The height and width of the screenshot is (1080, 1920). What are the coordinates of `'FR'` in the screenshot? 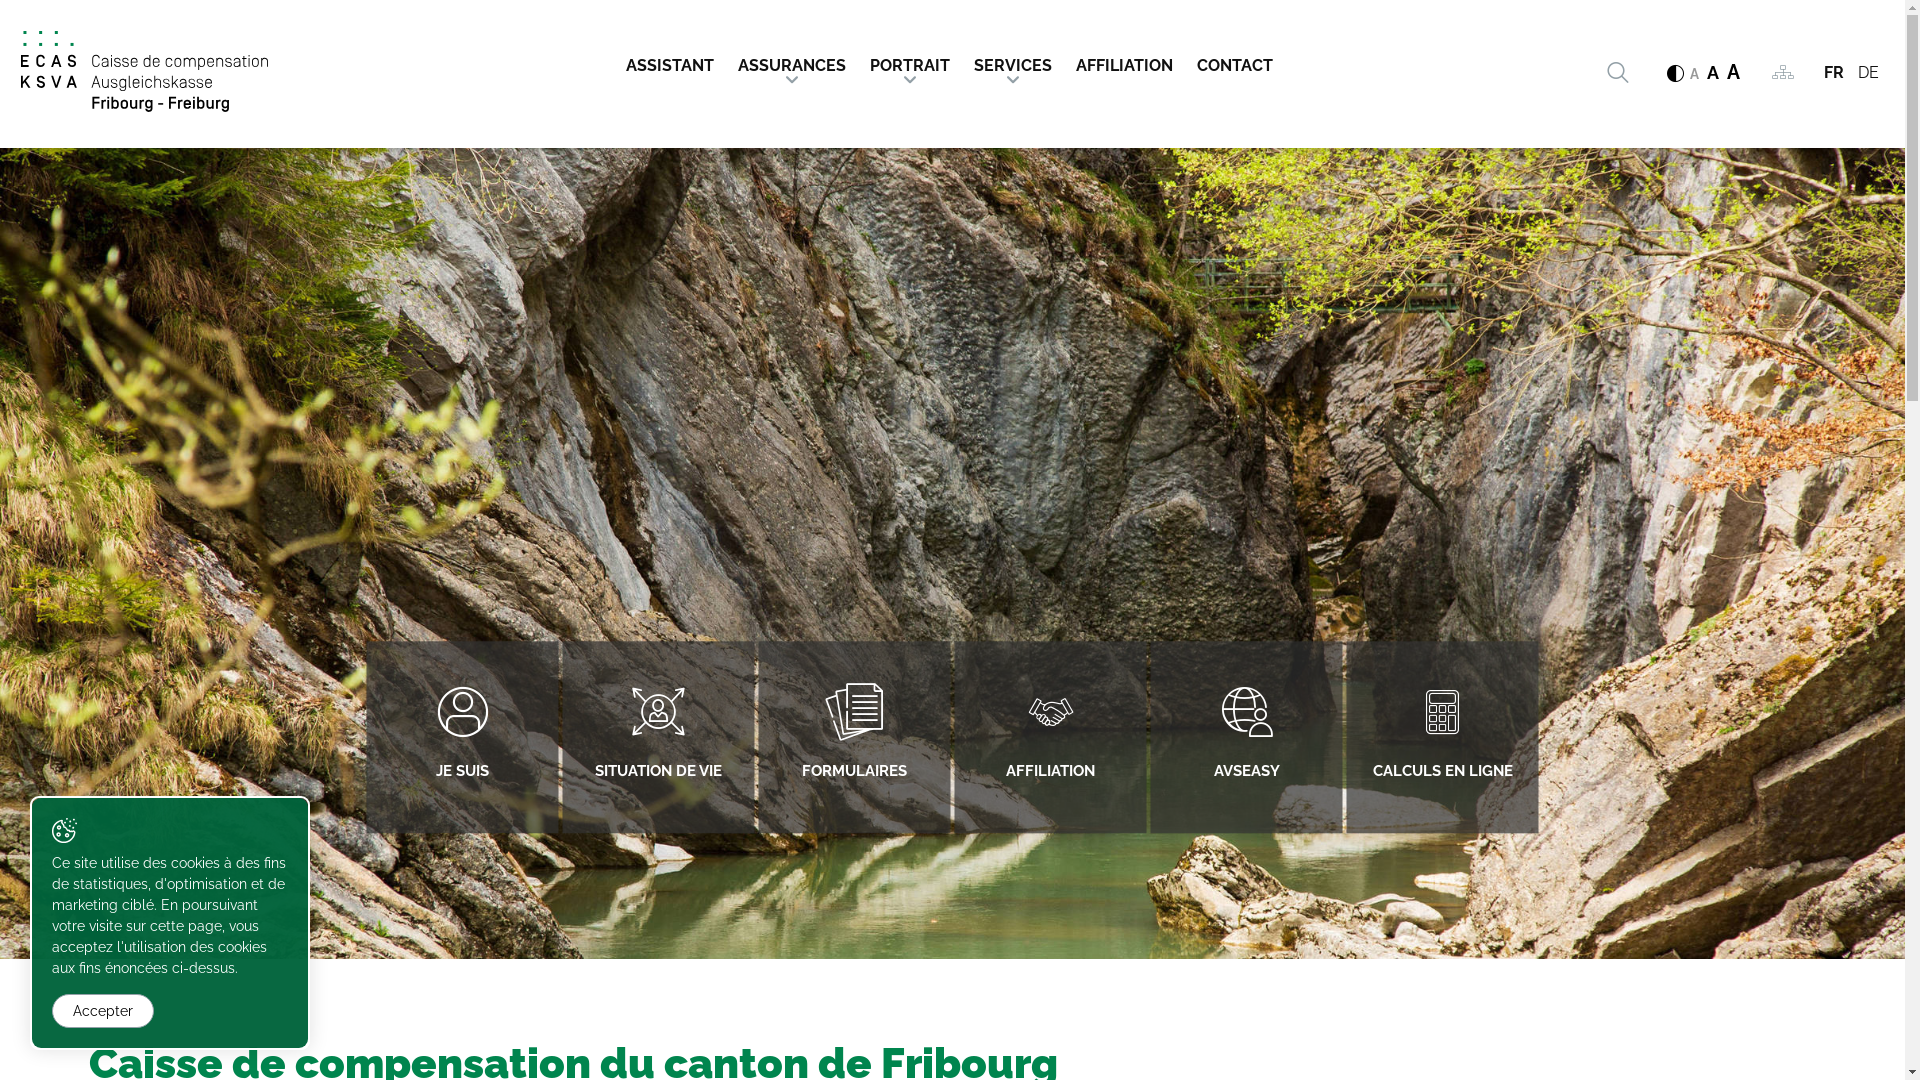 It's located at (1833, 71).